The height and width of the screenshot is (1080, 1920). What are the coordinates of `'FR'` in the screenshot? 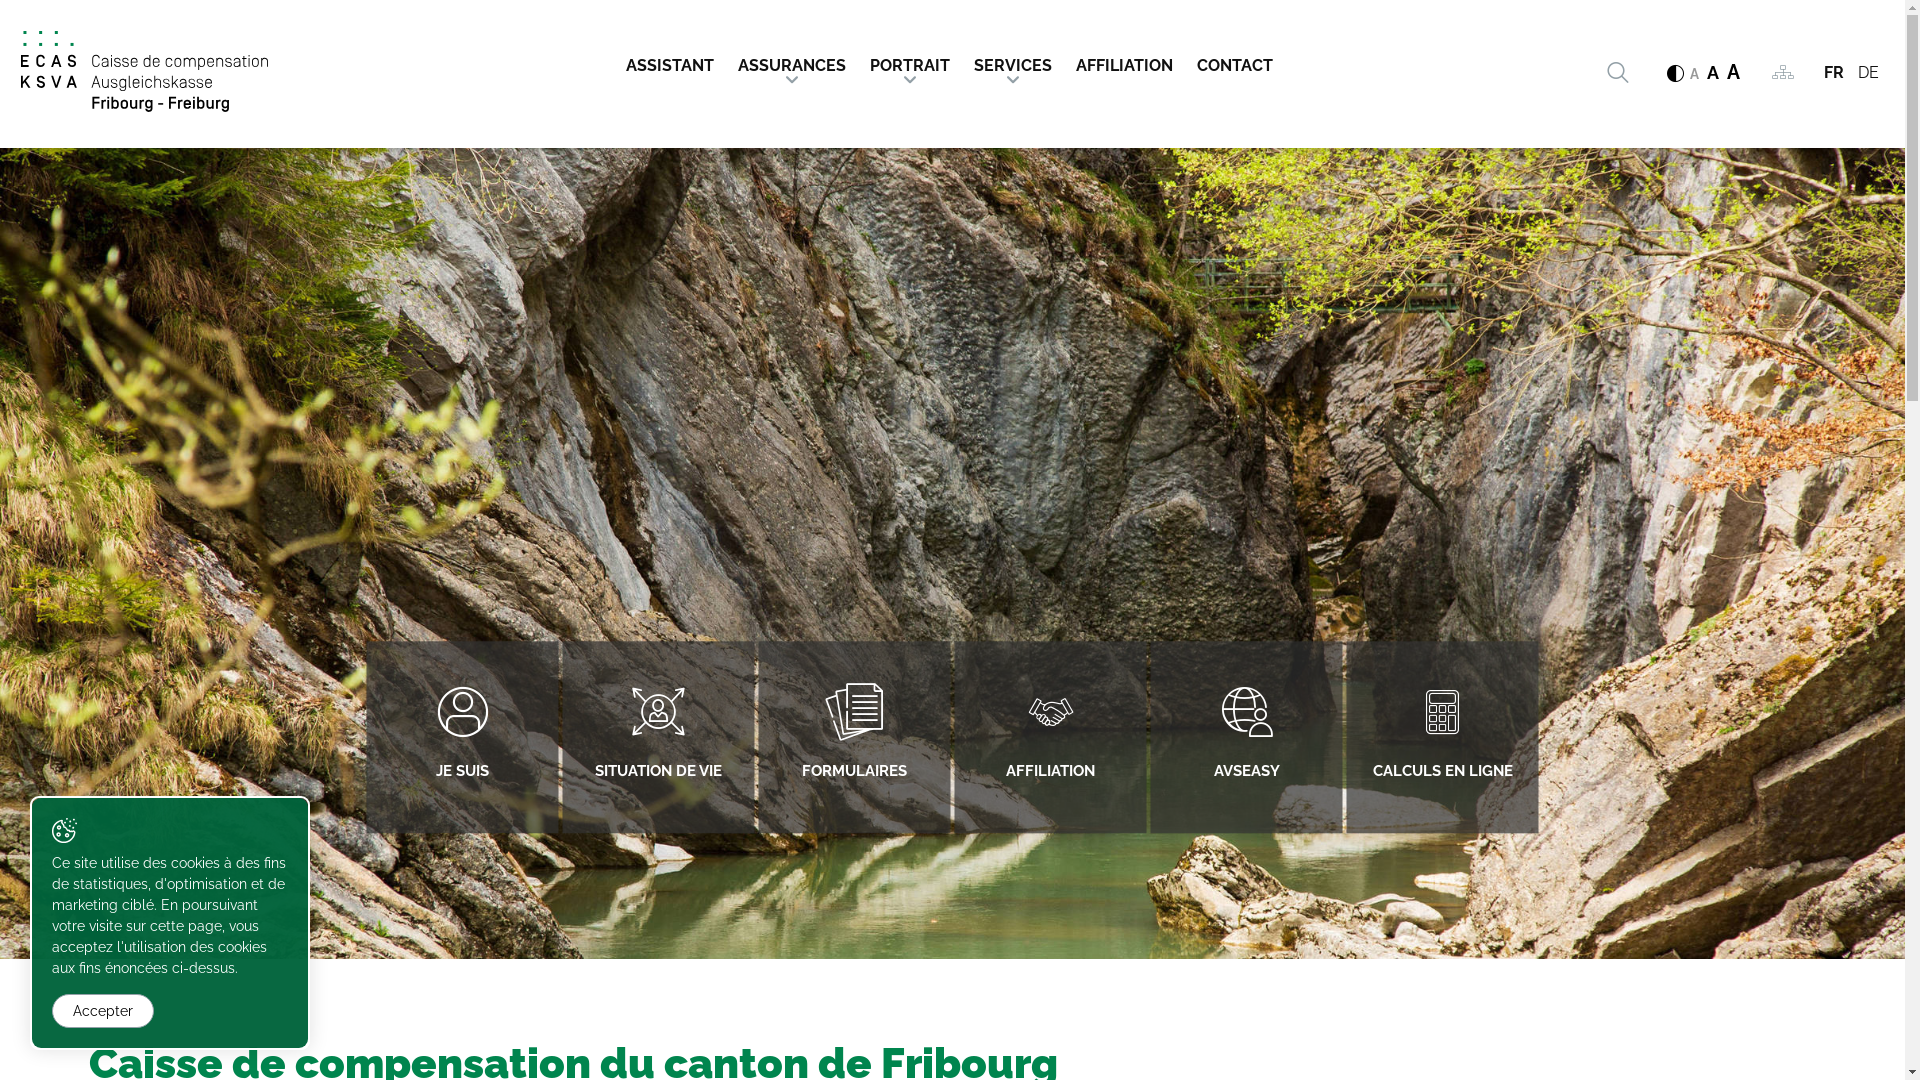 It's located at (1833, 71).